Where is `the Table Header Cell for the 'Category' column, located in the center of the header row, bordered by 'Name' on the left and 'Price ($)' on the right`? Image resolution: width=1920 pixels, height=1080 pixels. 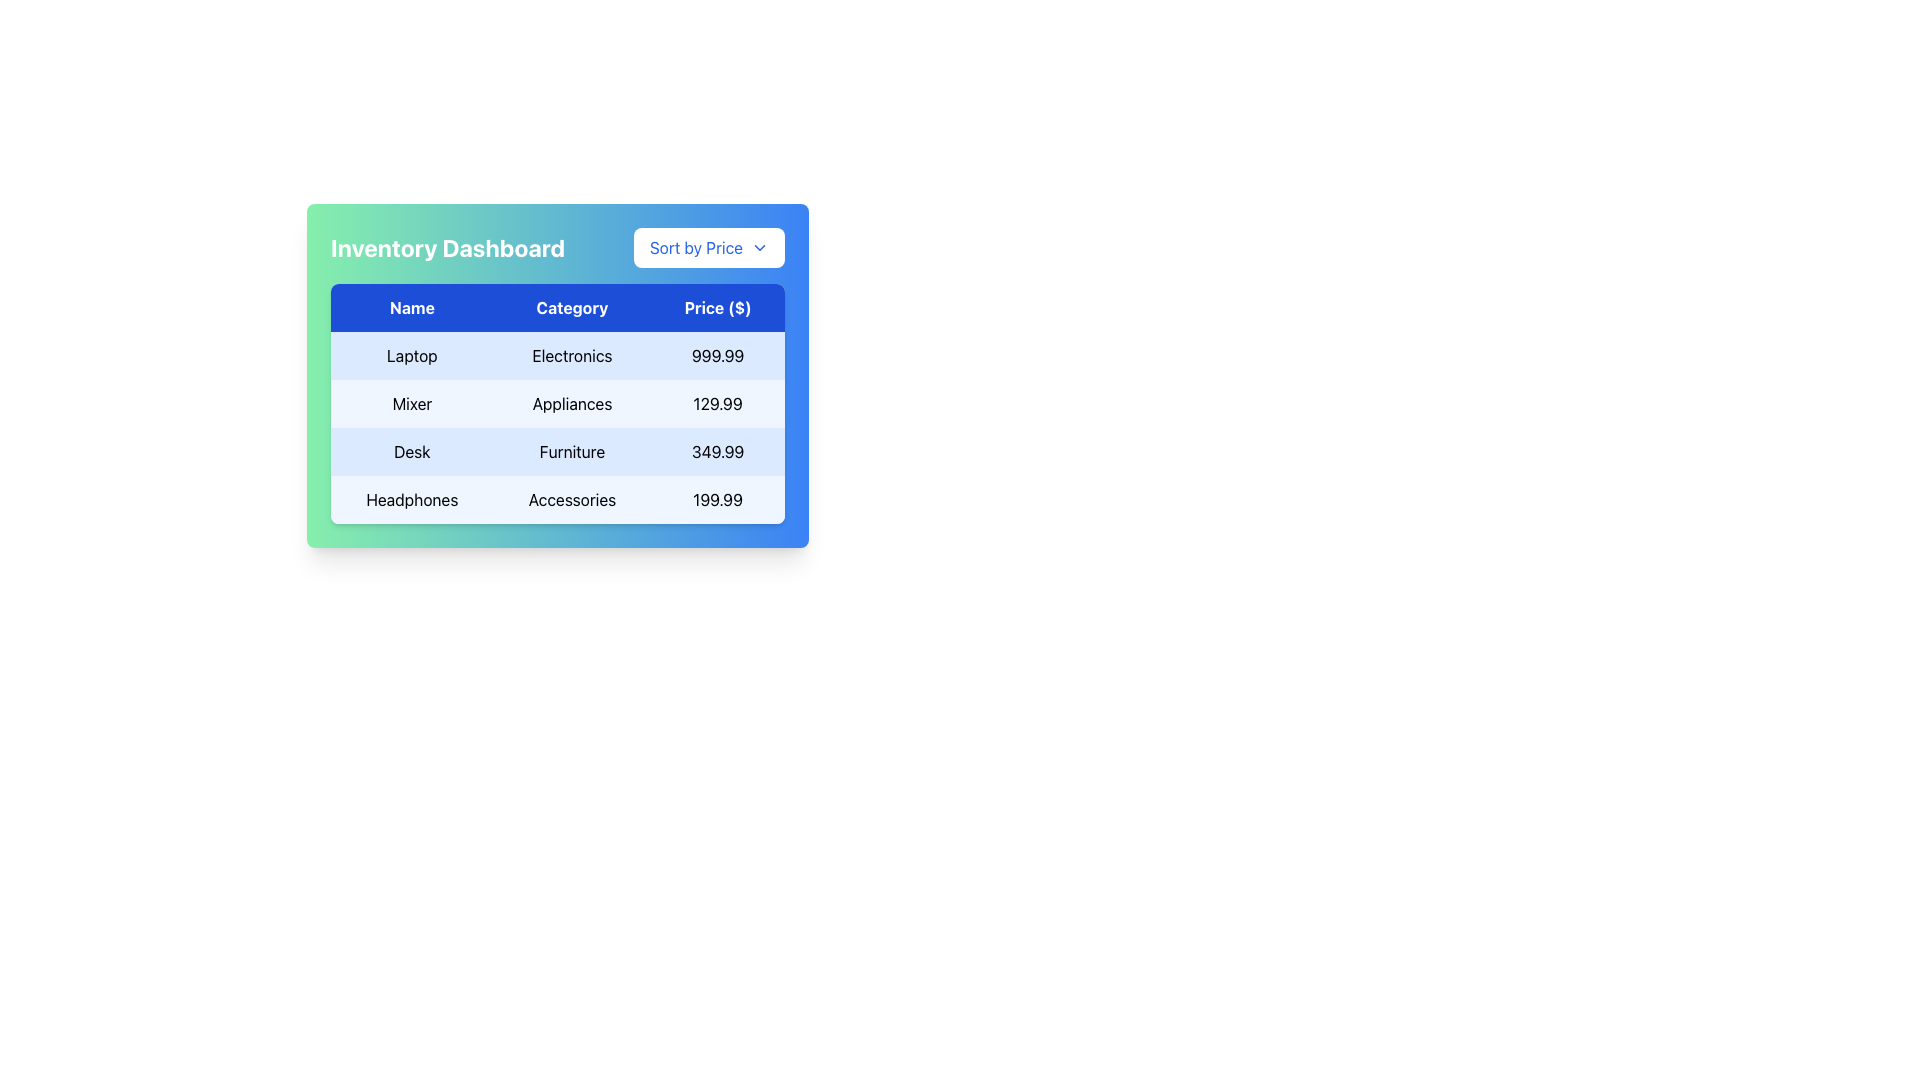
the Table Header Cell for the 'Category' column, located in the center of the header row, bordered by 'Name' on the left and 'Price ($)' on the right is located at coordinates (571, 308).